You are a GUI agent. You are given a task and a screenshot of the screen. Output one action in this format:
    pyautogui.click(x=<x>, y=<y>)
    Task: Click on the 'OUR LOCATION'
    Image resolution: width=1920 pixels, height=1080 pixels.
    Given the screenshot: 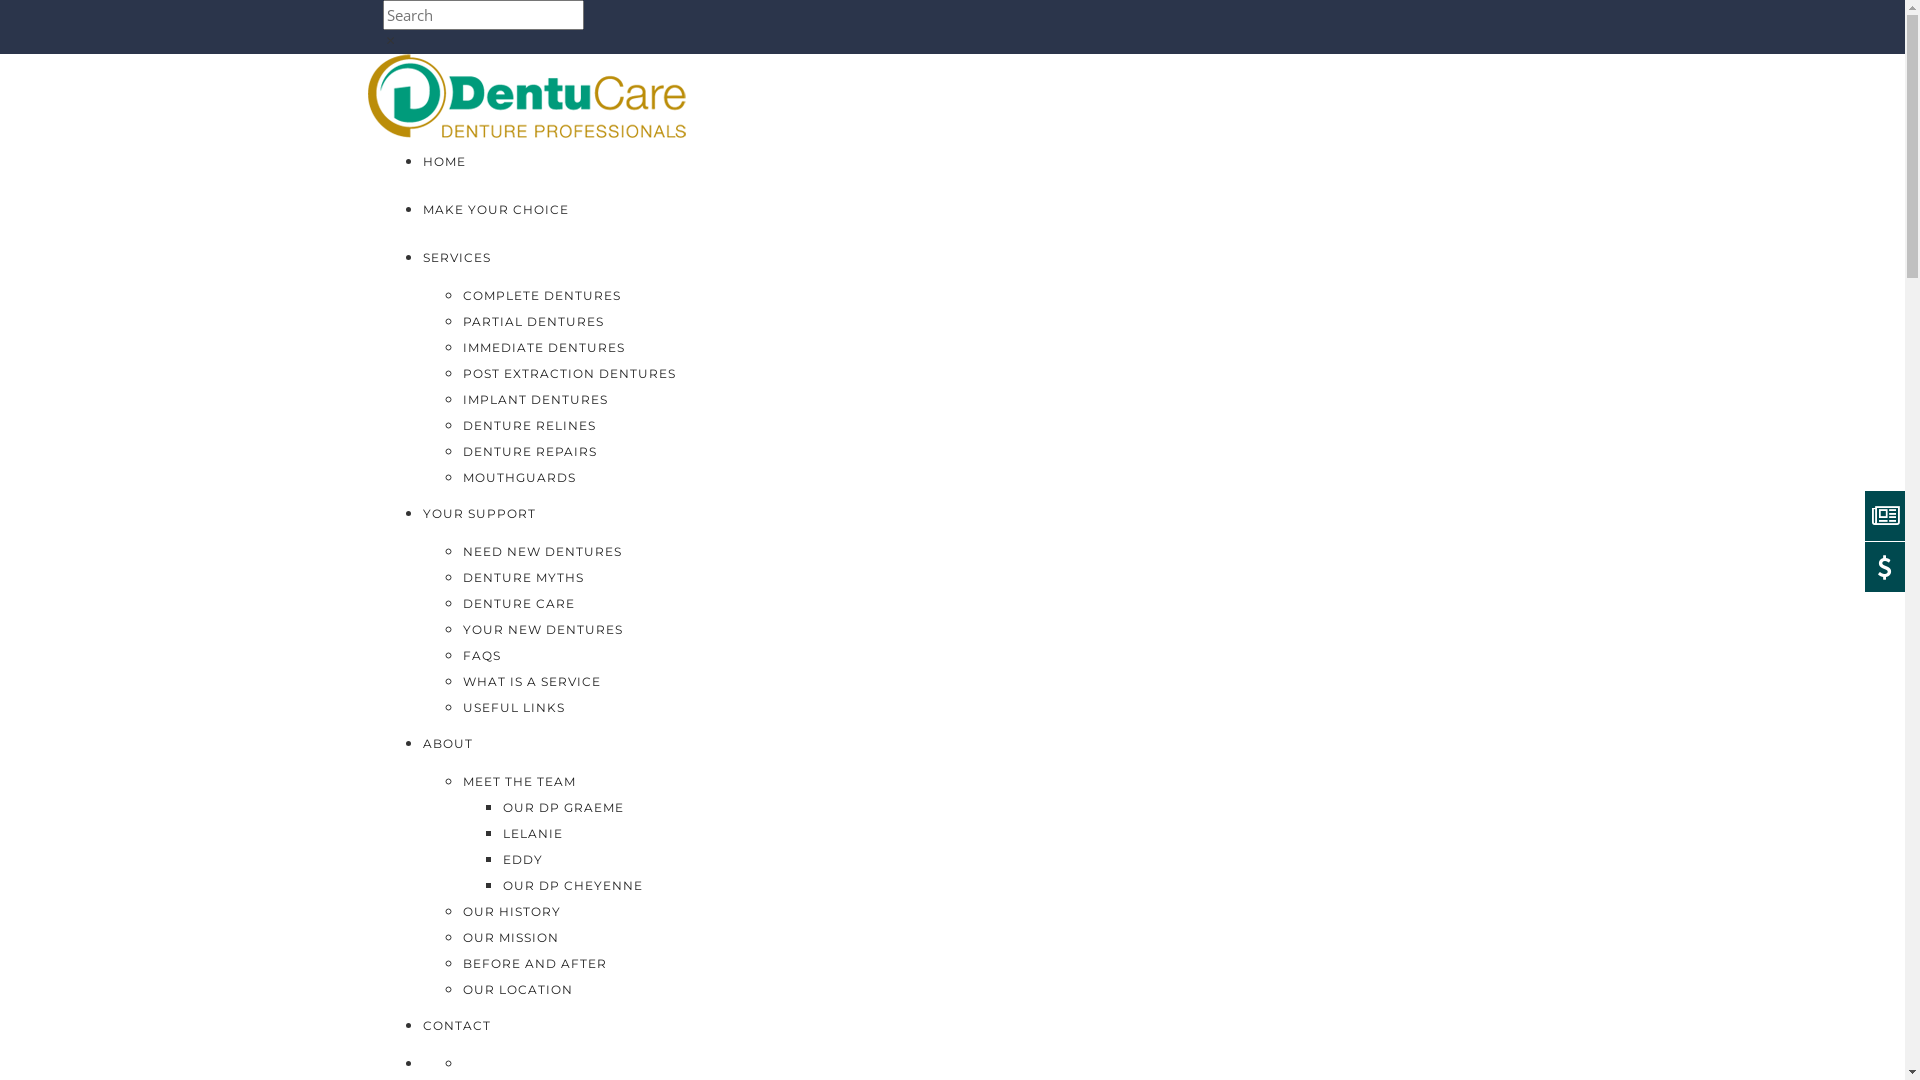 What is the action you would take?
    pyautogui.click(x=517, y=988)
    